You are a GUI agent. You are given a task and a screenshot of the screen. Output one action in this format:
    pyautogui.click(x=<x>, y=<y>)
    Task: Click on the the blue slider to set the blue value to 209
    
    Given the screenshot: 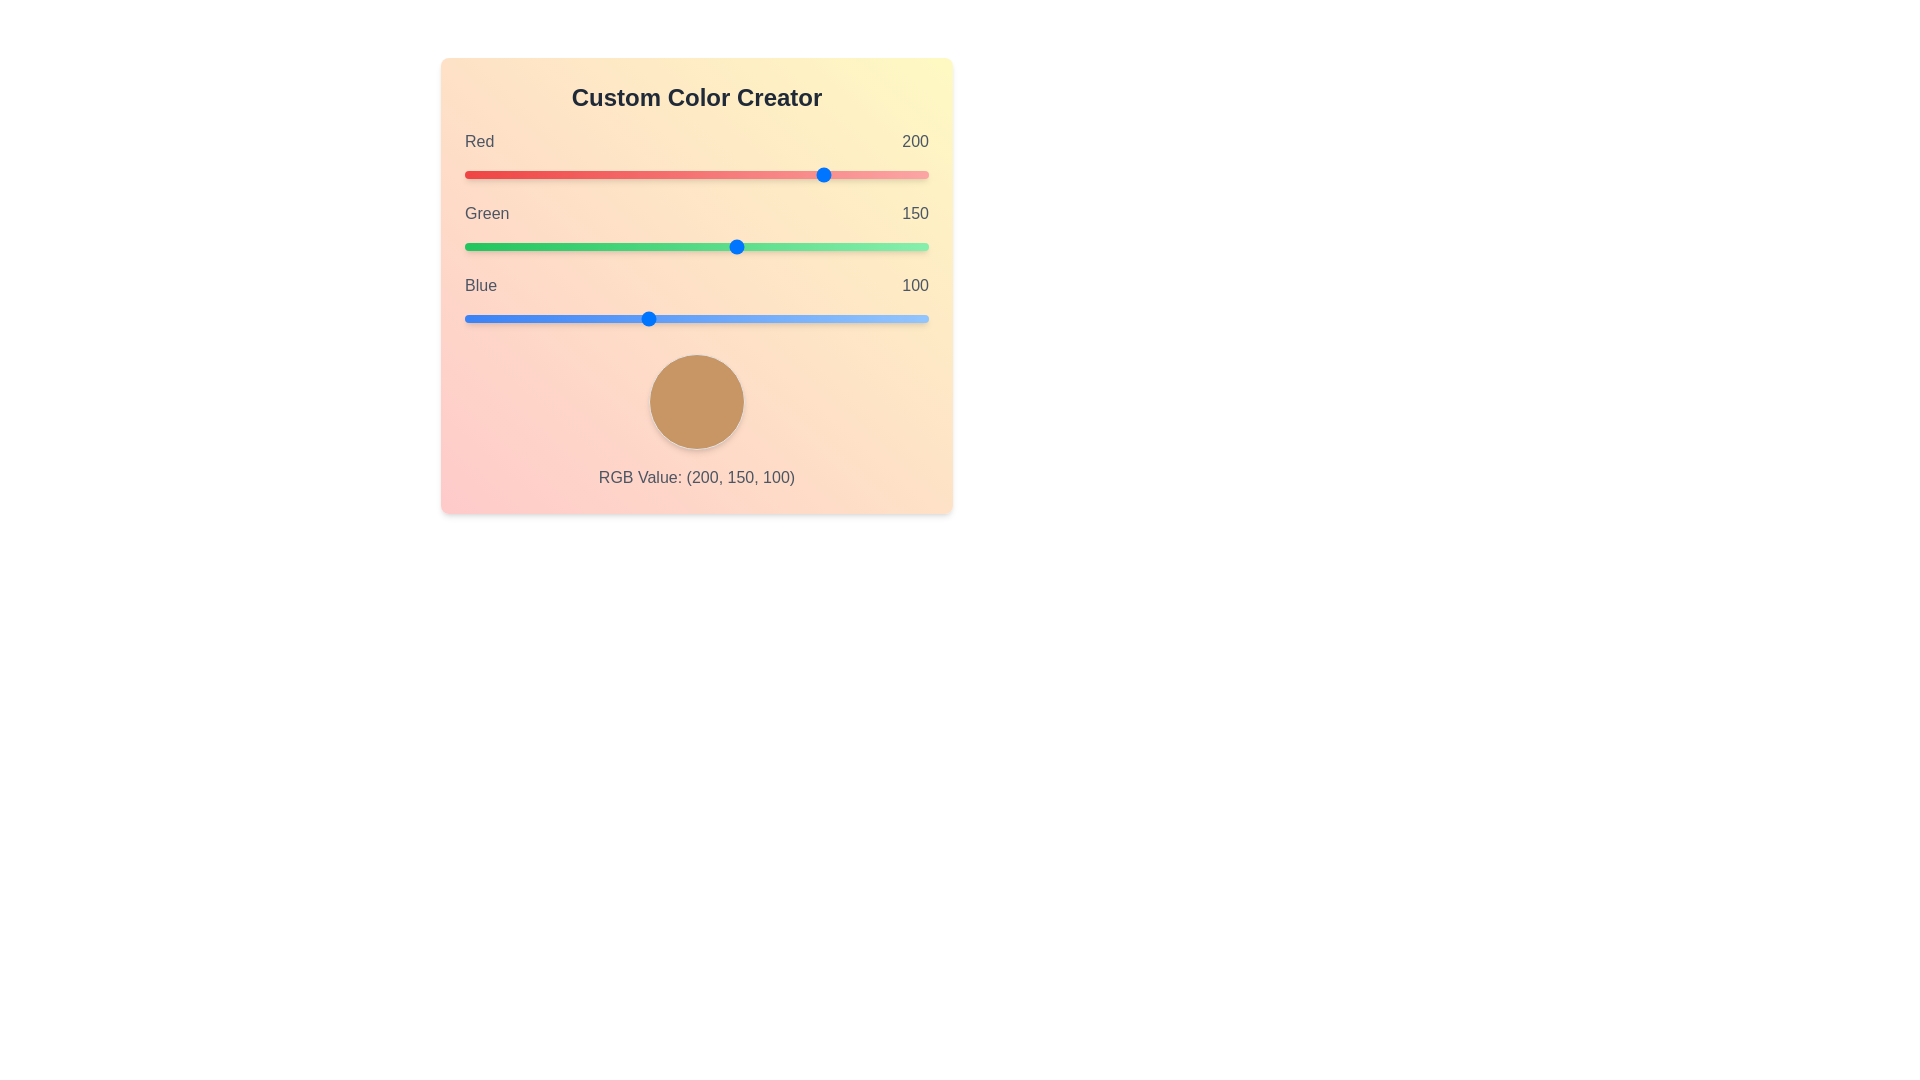 What is the action you would take?
    pyautogui.click(x=845, y=318)
    